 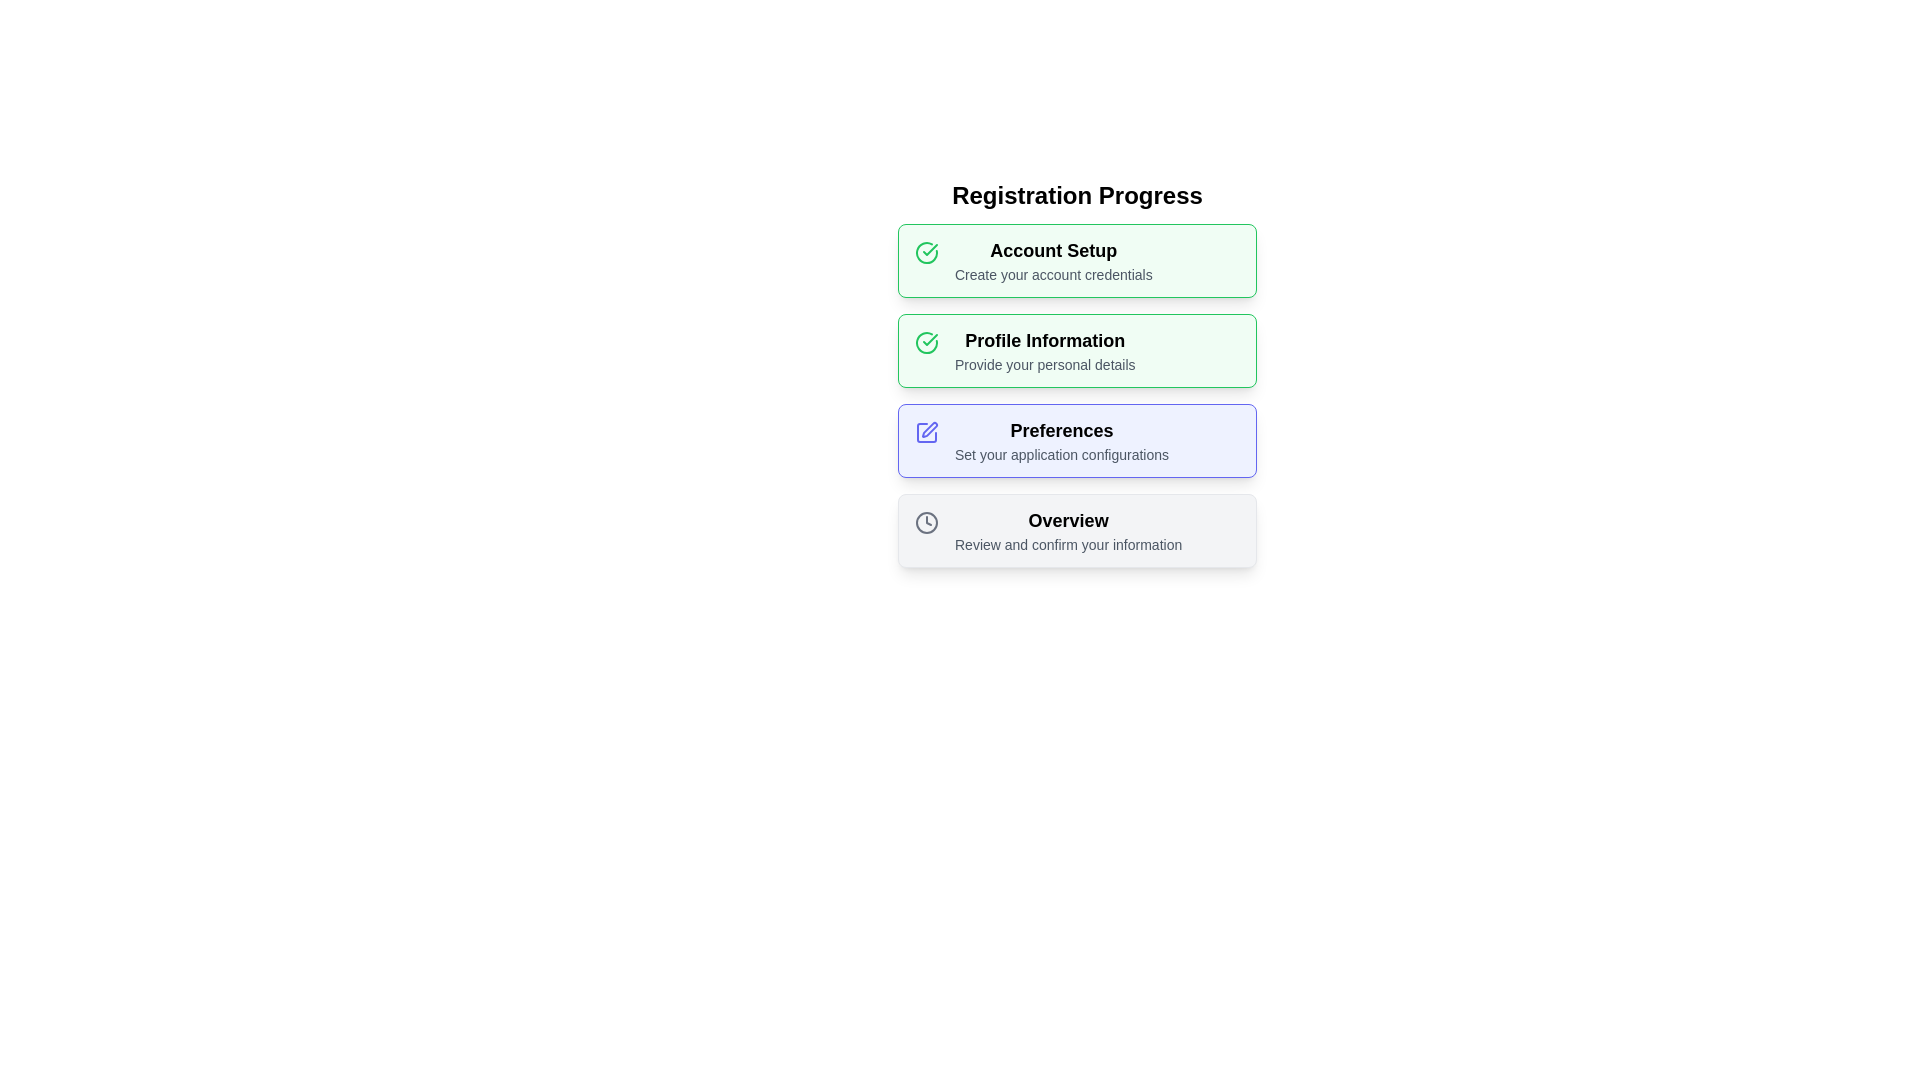 I want to click on the customization button located to the left of the 'Preferences' text, so click(x=925, y=431).